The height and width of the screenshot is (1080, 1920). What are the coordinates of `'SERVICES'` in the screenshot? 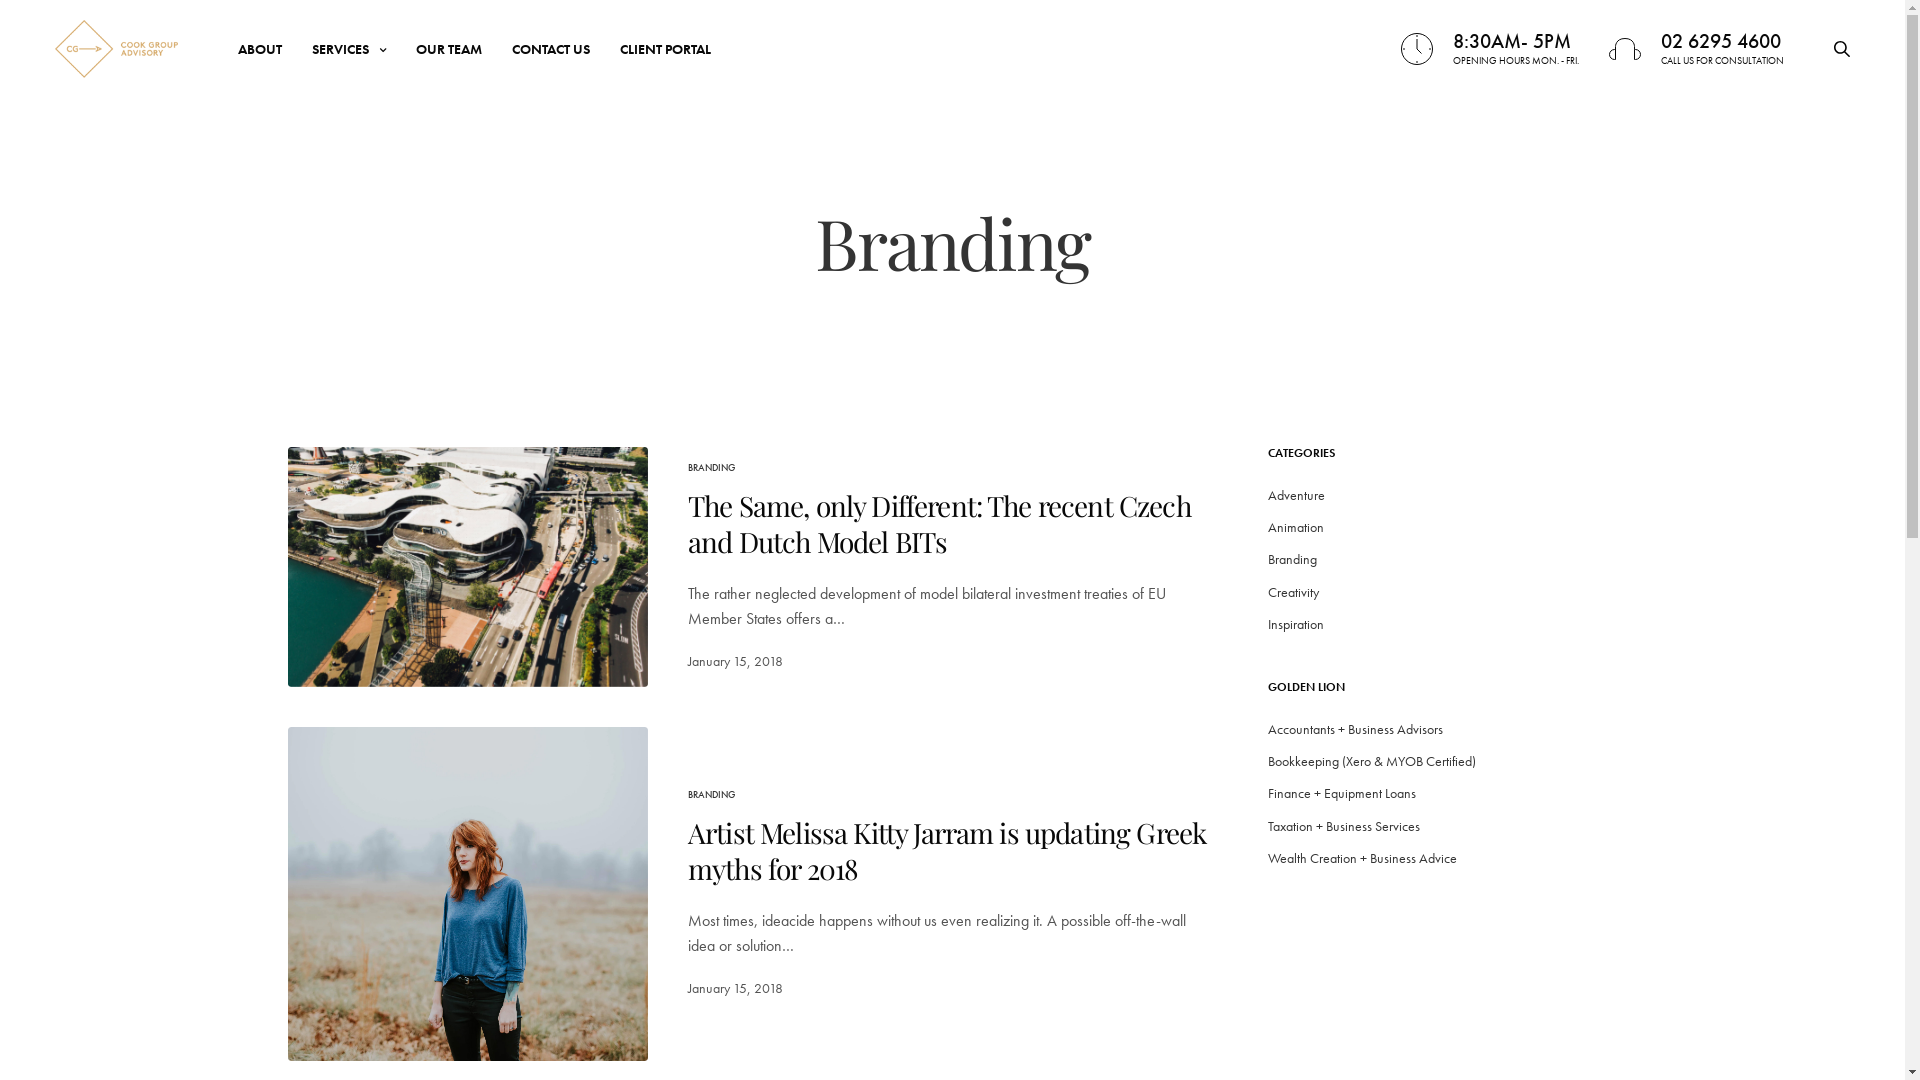 It's located at (349, 48).